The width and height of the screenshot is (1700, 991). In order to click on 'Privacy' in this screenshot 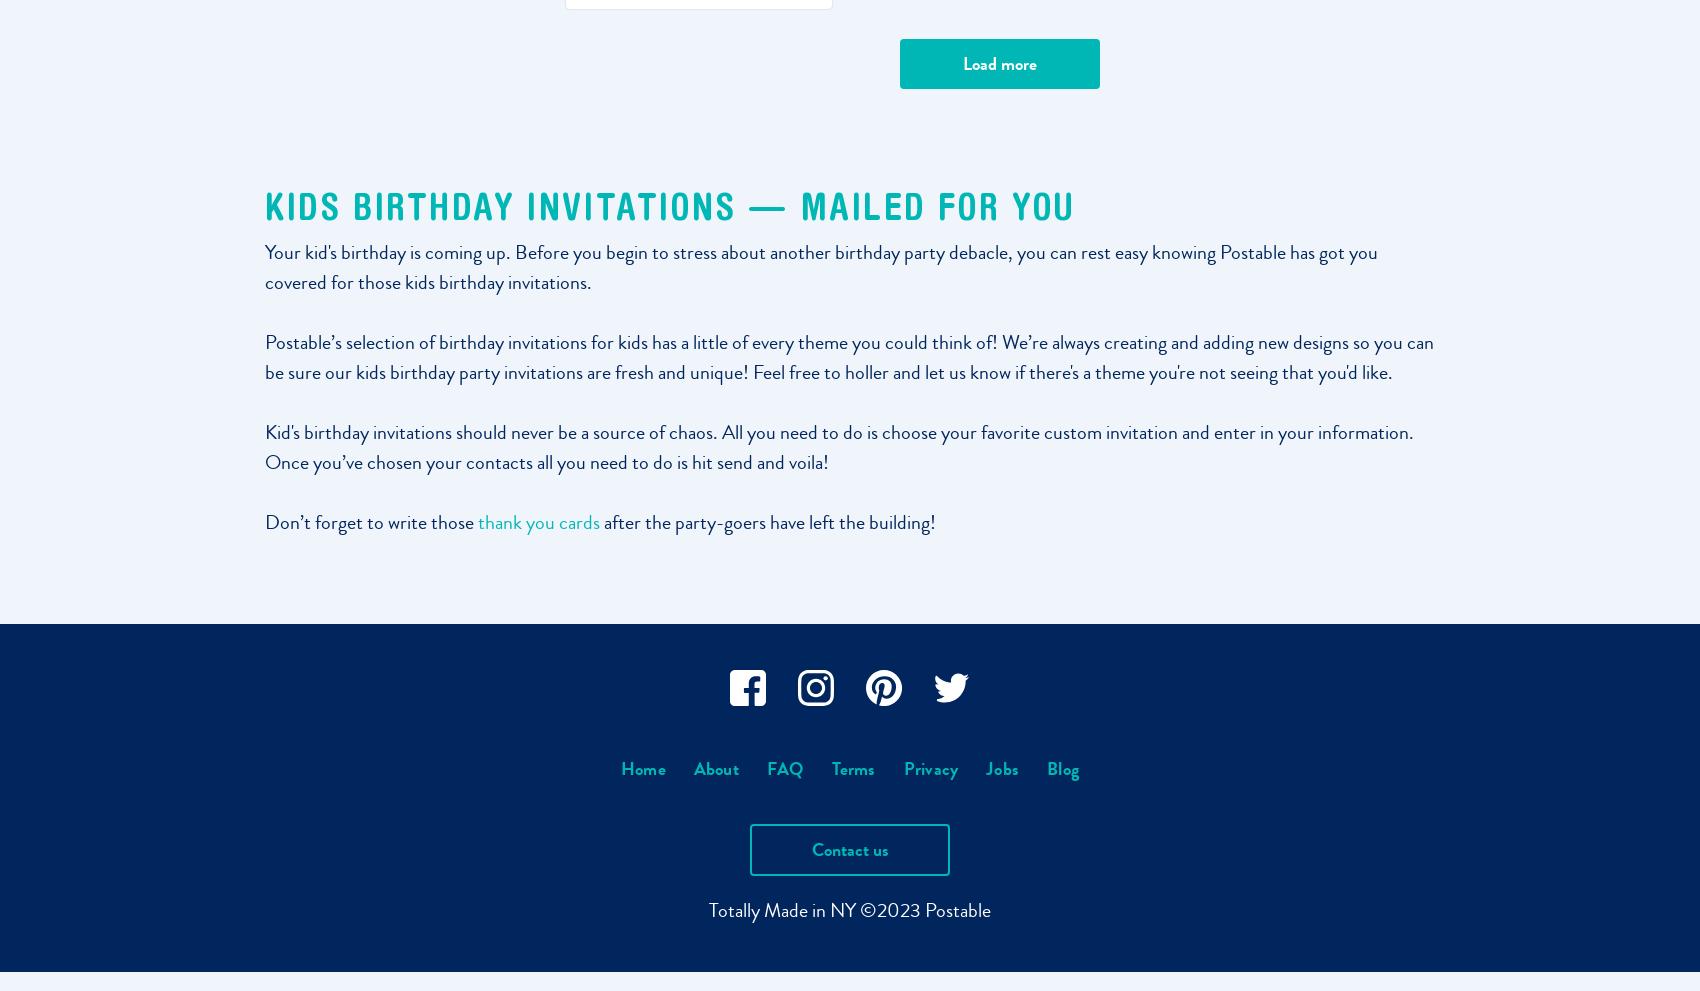, I will do `click(930, 769)`.